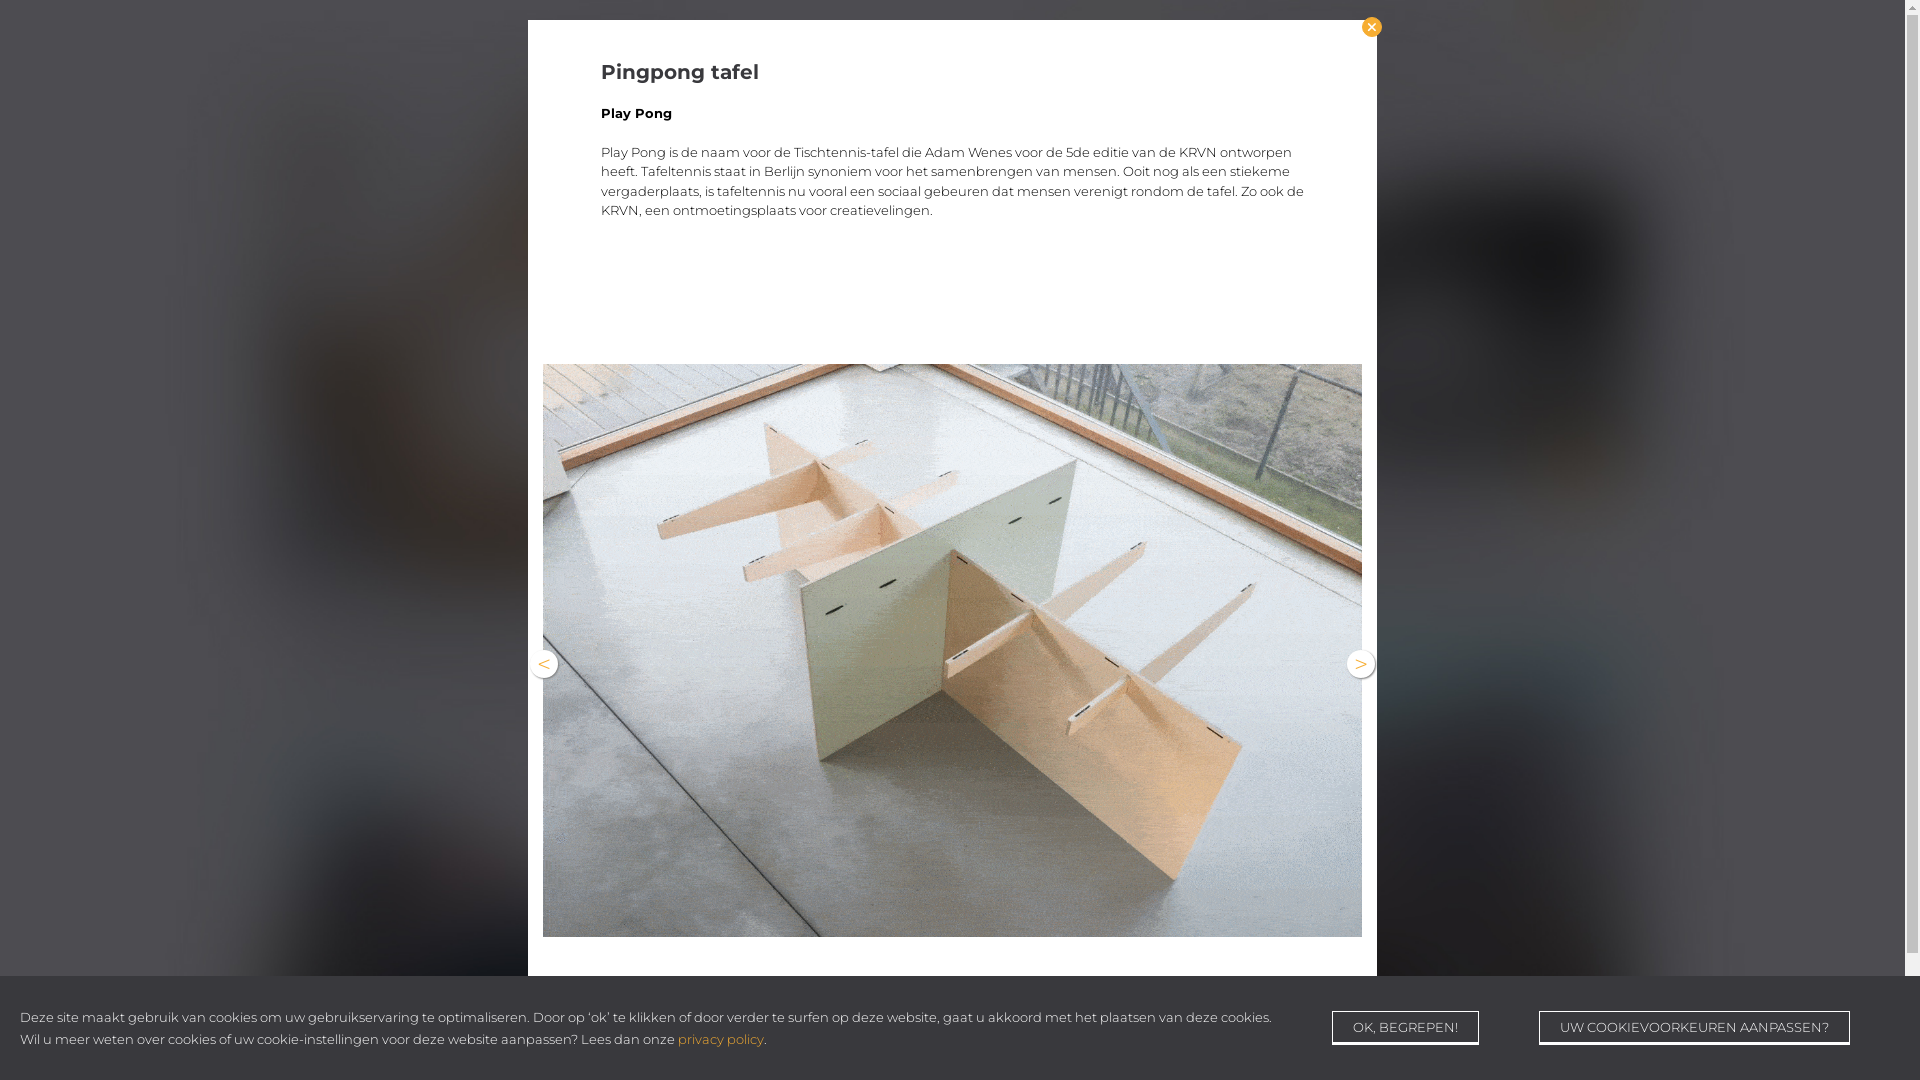 This screenshot has width=1920, height=1080. Describe the element at coordinates (677, 1037) in the screenshot. I see `'privacy policy'` at that location.